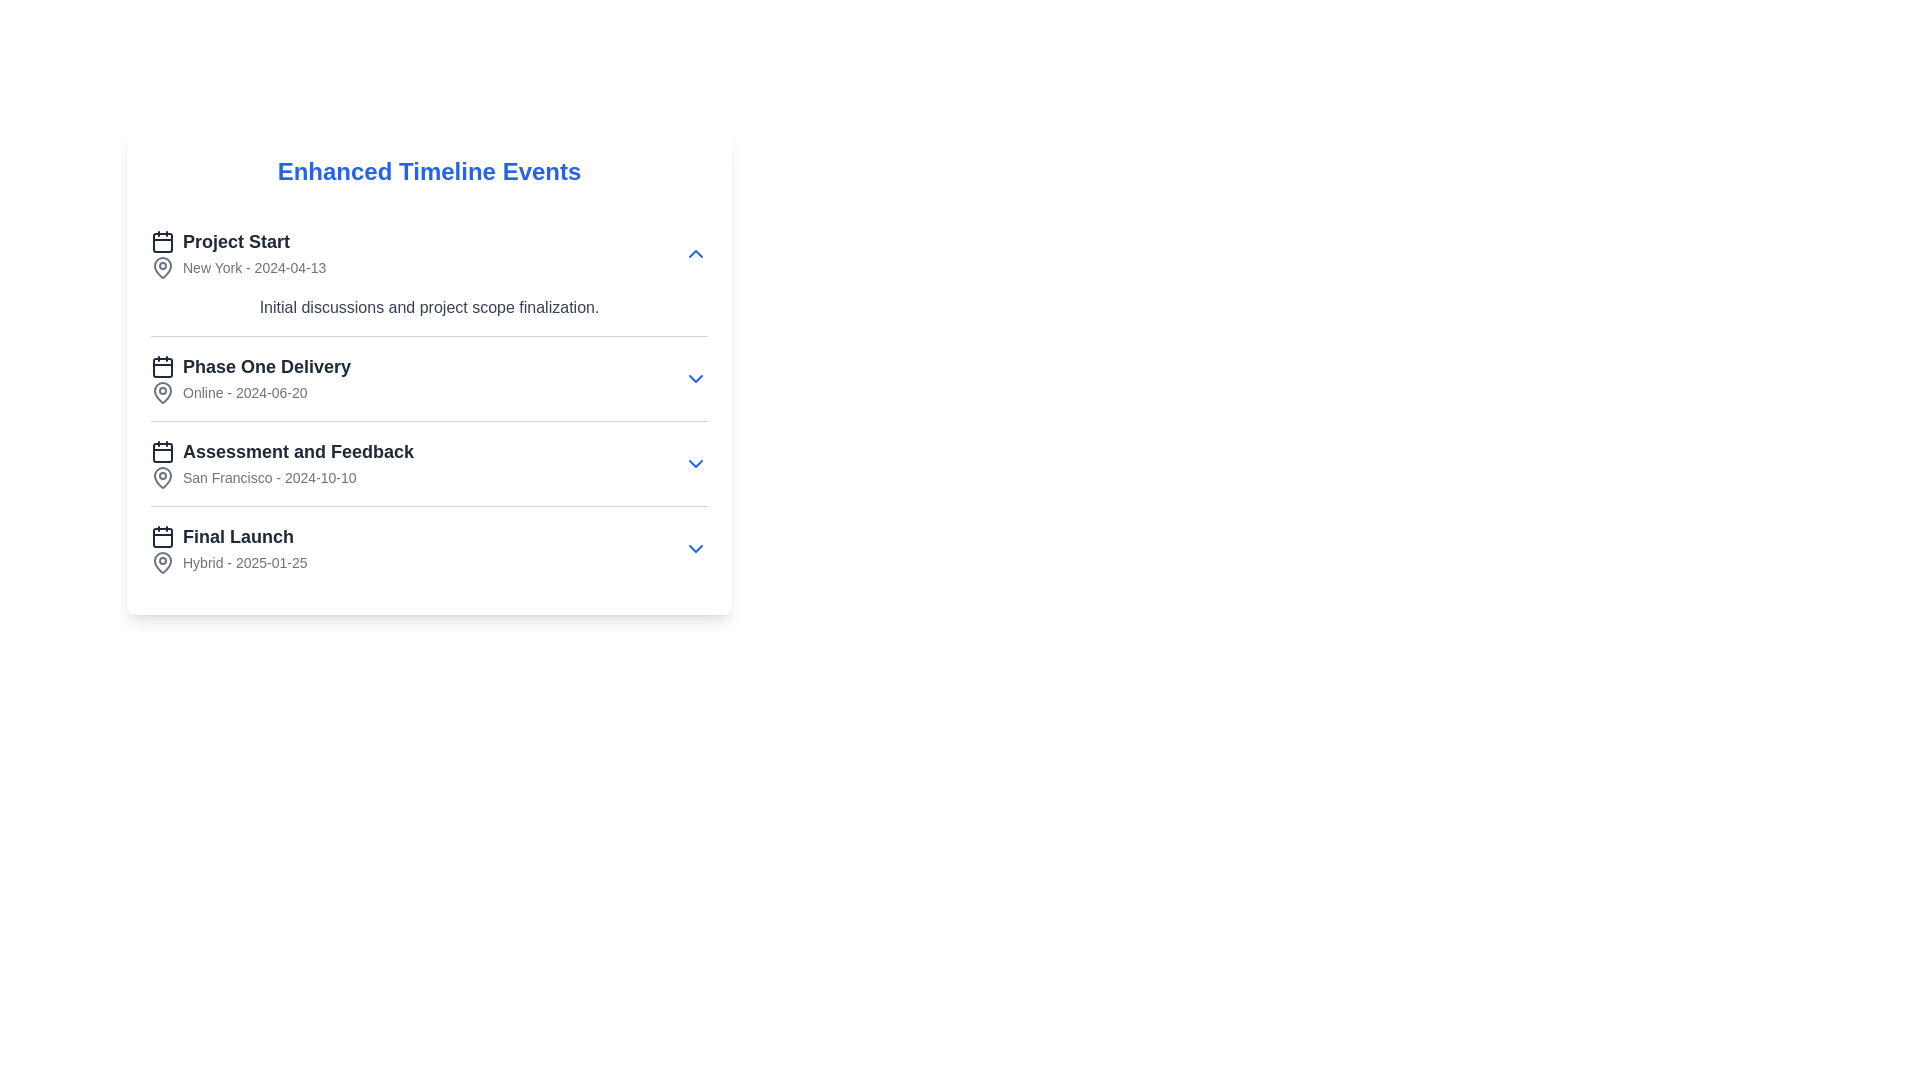 The width and height of the screenshot is (1920, 1080). Describe the element at coordinates (428, 308) in the screenshot. I see `the Text Label that provides context related to the 'Project Start' timeline event, located directly under the heading 'Project Start'` at that location.